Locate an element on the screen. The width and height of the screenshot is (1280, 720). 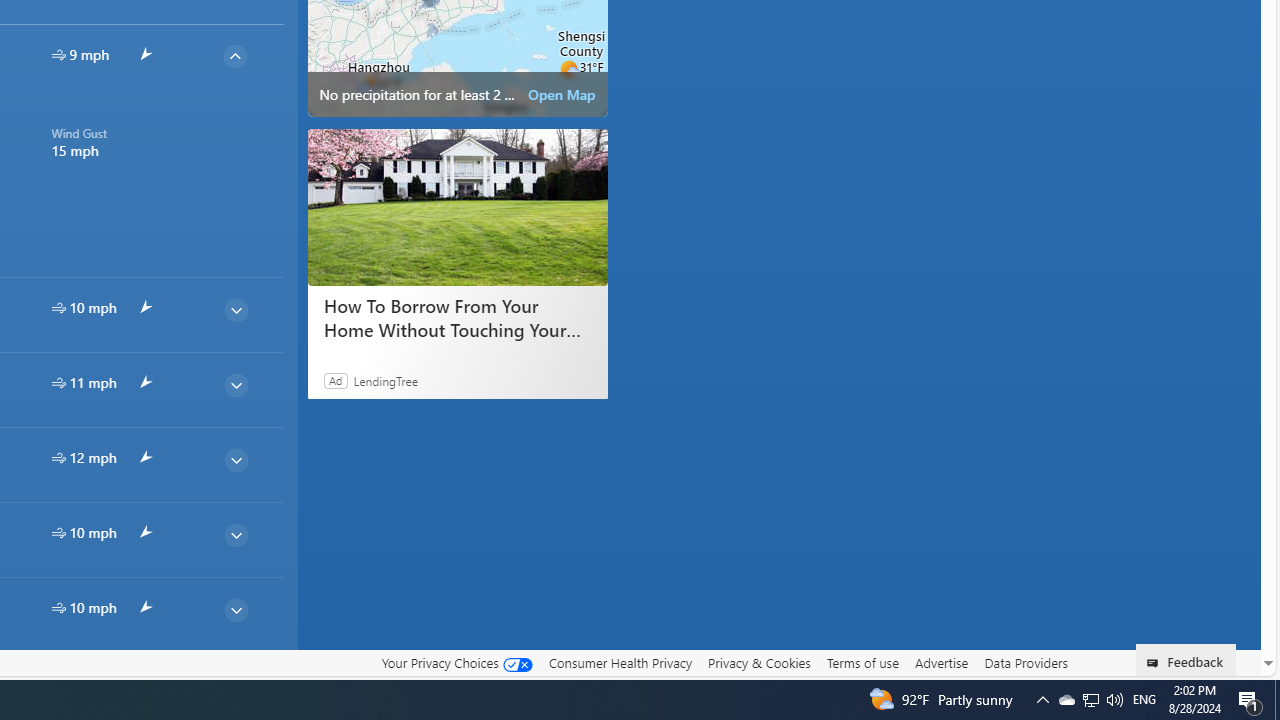
'Your Privacy Choices' is located at coordinates (455, 663).